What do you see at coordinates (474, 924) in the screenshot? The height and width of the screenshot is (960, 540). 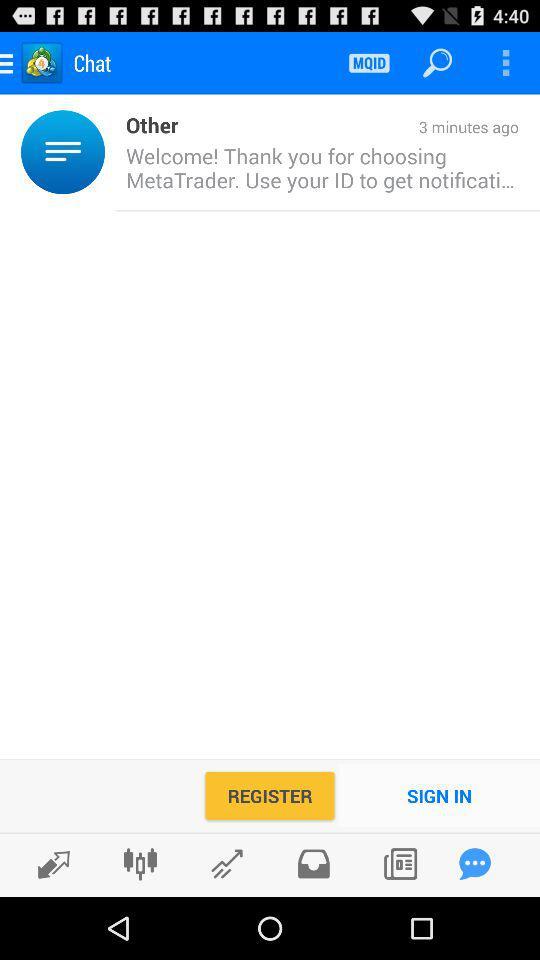 I see `the chat icon` at bounding box center [474, 924].